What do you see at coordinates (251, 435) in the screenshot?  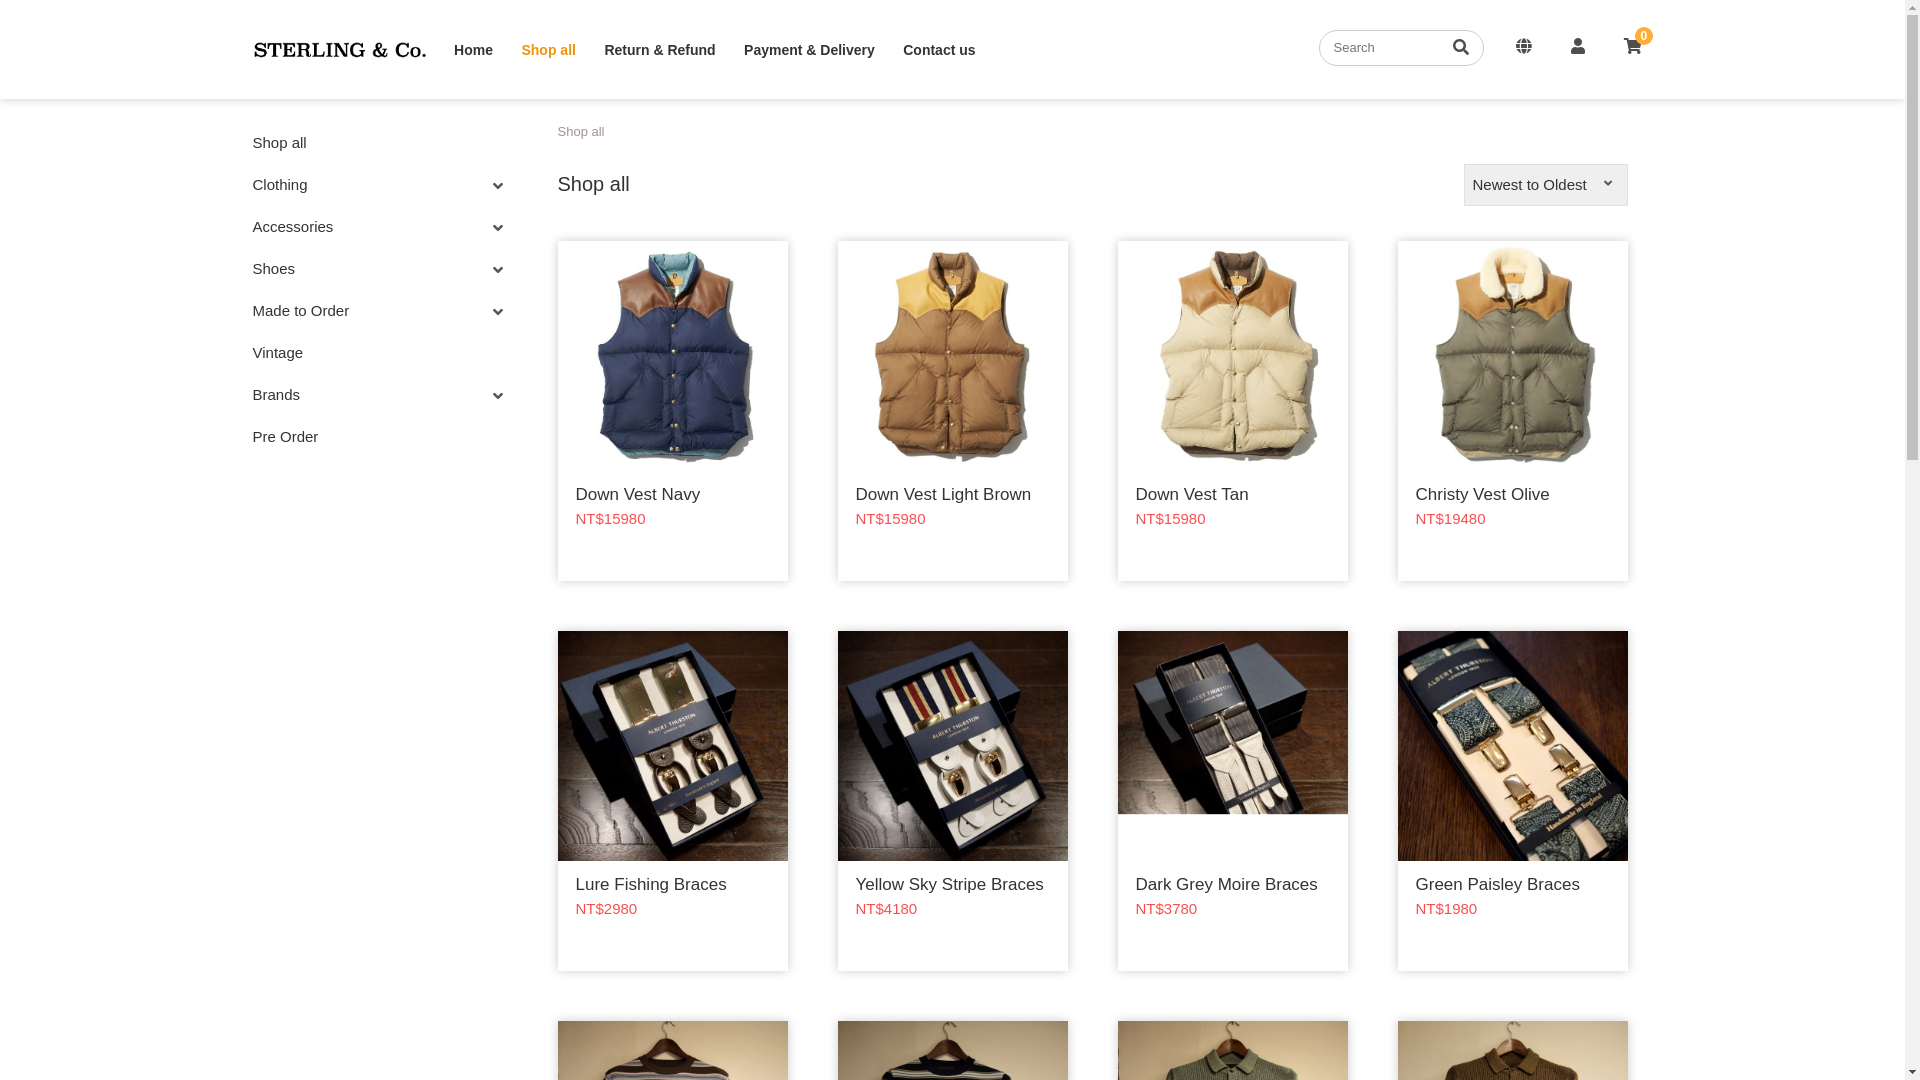 I see `'Pre Order'` at bounding box center [251, 435].